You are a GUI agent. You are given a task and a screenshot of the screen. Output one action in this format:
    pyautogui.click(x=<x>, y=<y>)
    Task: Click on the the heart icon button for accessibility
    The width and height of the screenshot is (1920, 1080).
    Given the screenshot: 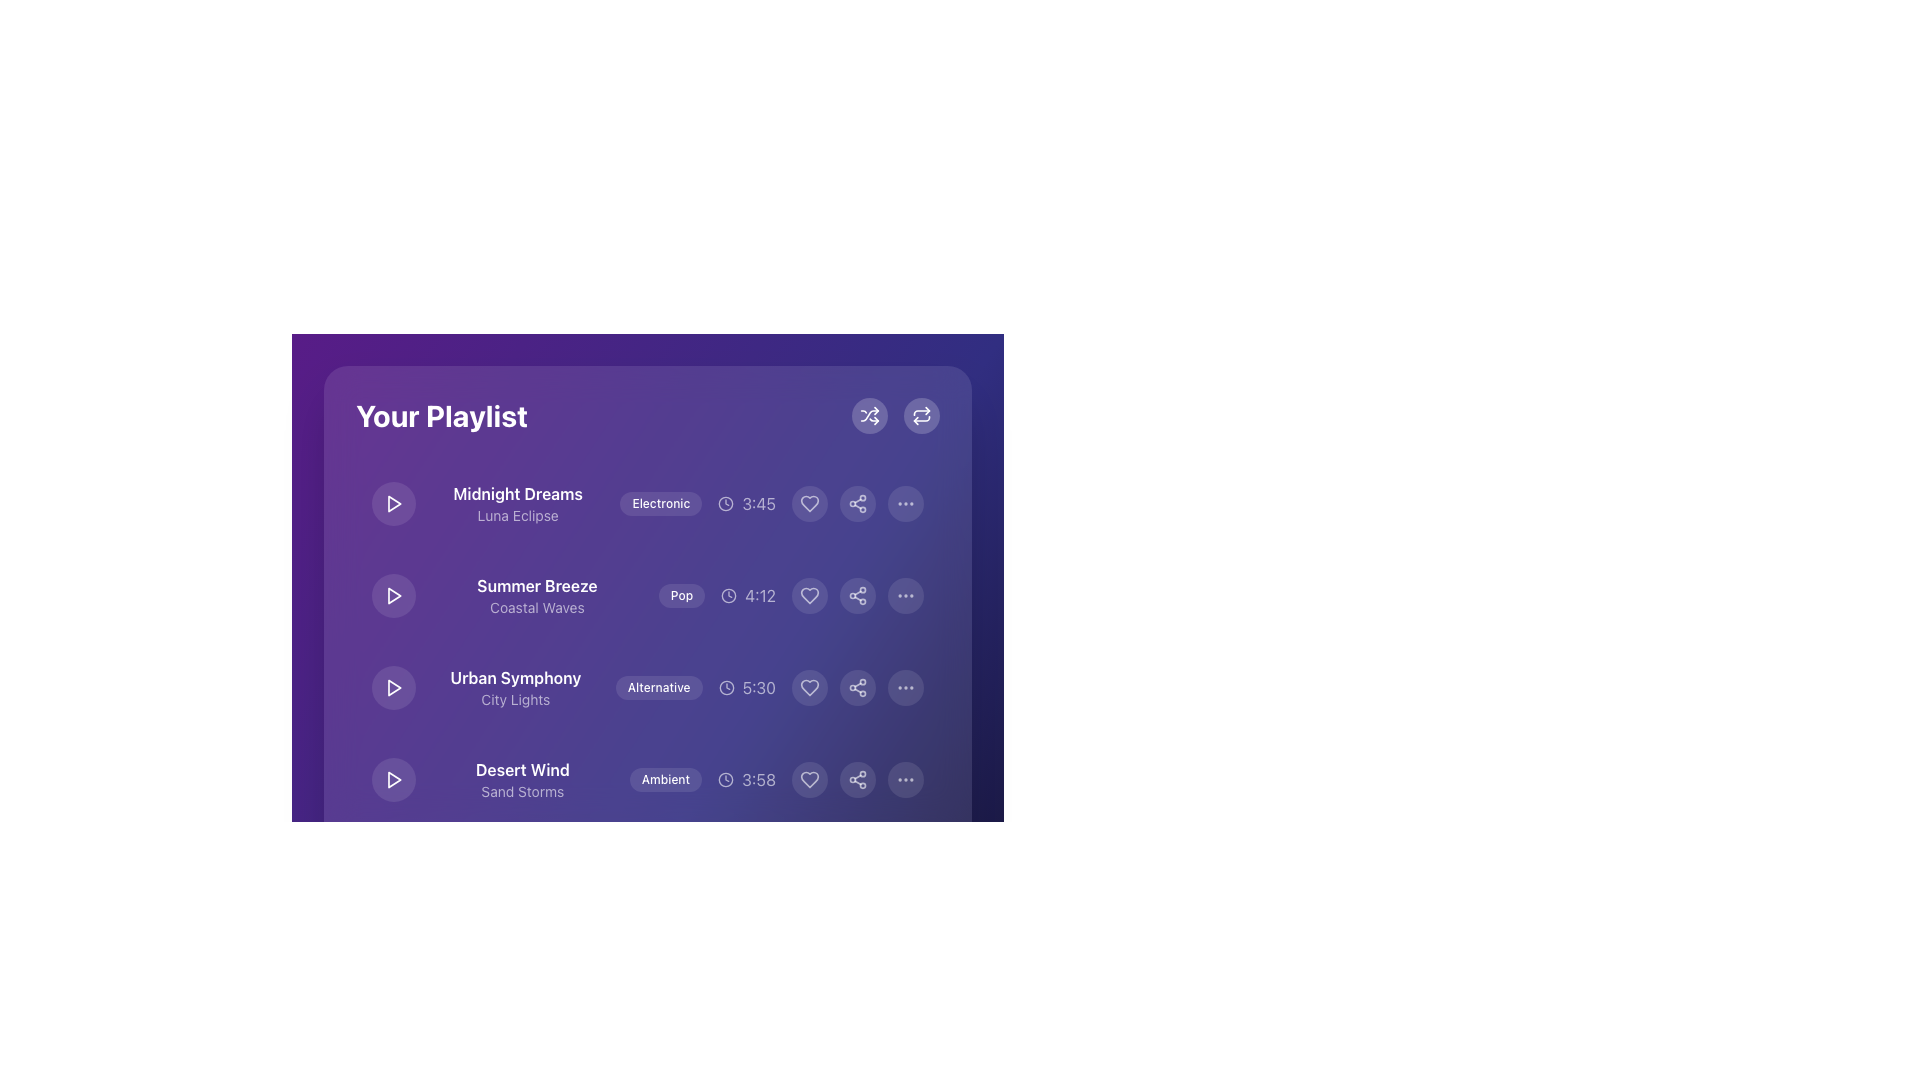 What is the action you would take?
    pyautogui.click(x=810, y=870)
    